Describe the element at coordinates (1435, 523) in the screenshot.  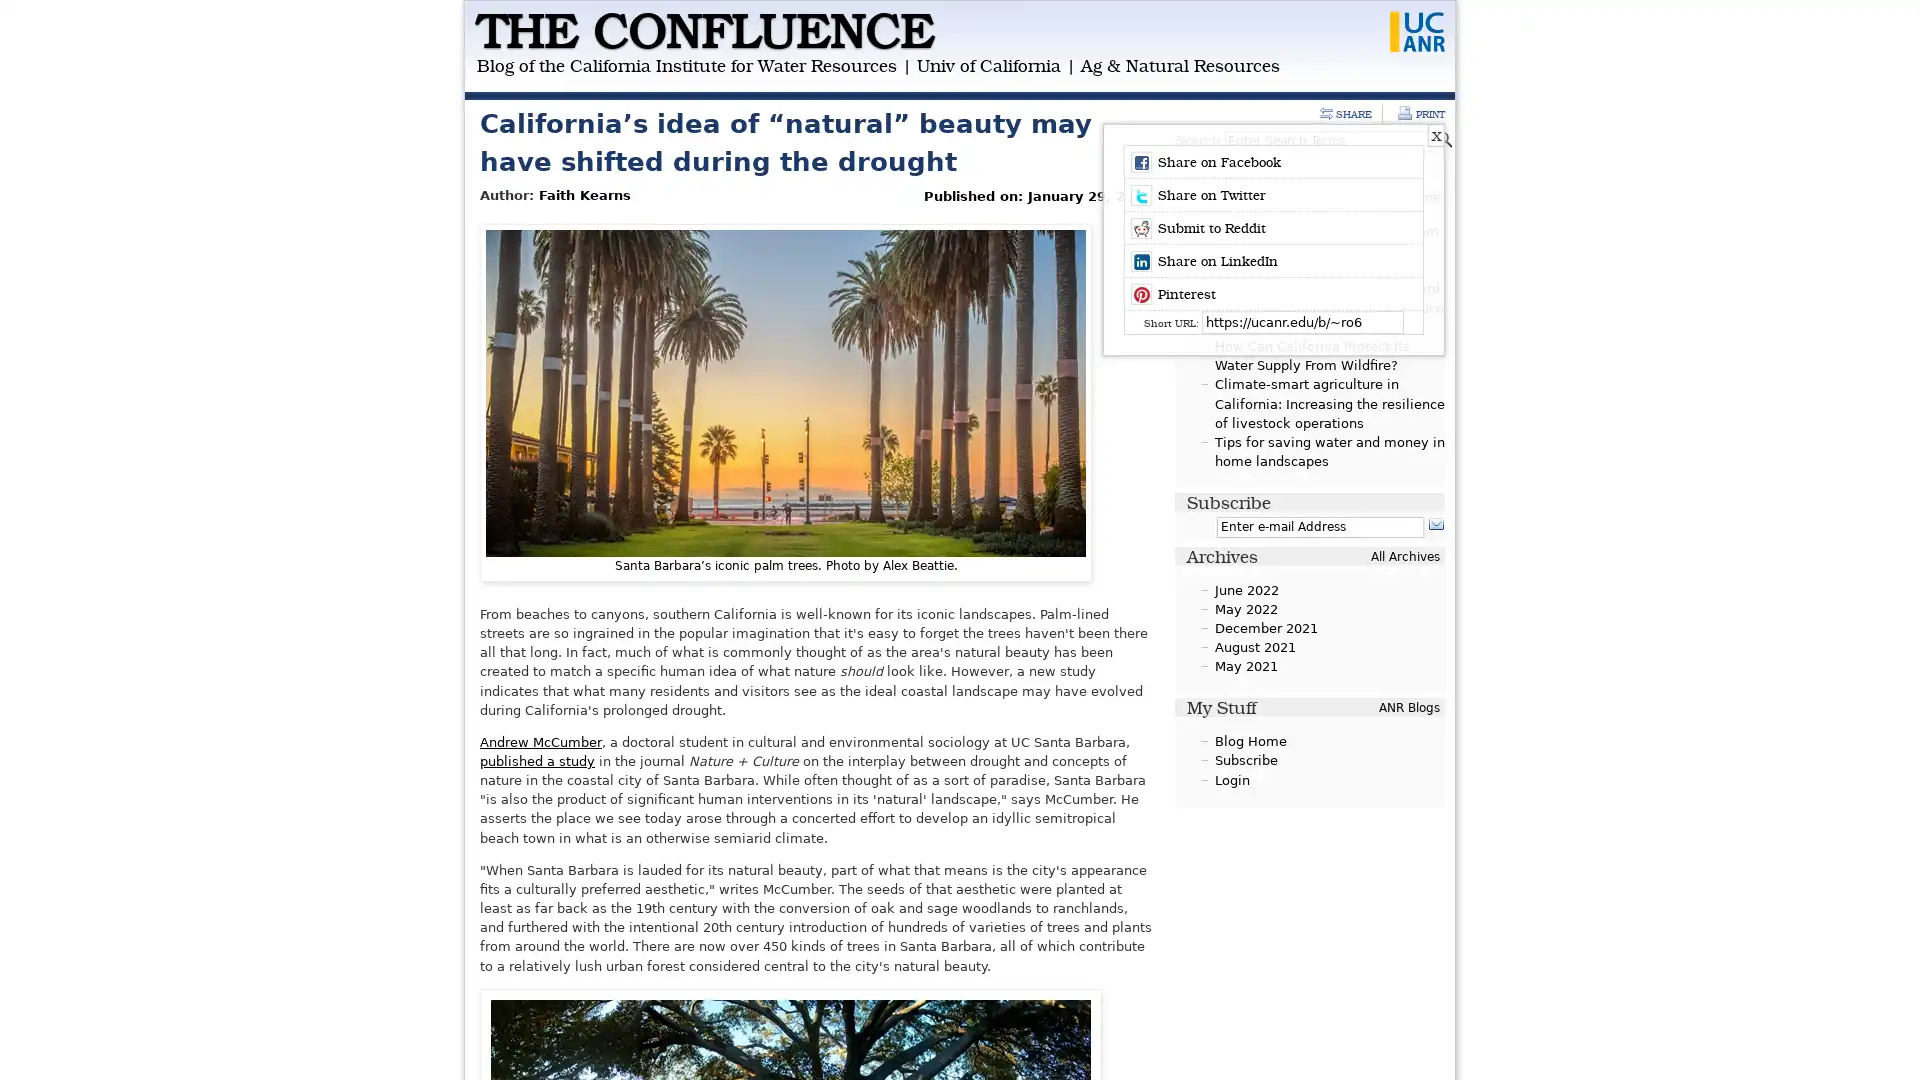
I see `Subscribe` at that location.